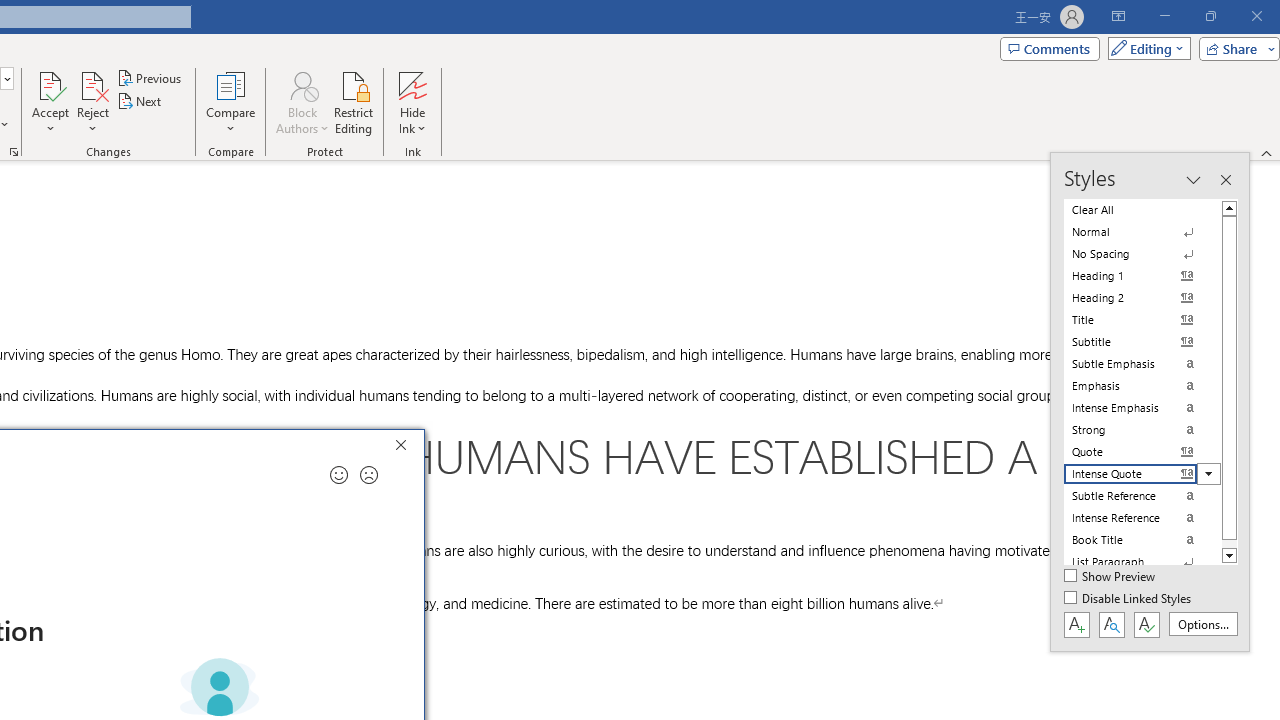  Describe the element at coordinates (50, 103) in the screenshot. I see `'Accept'` at that location.